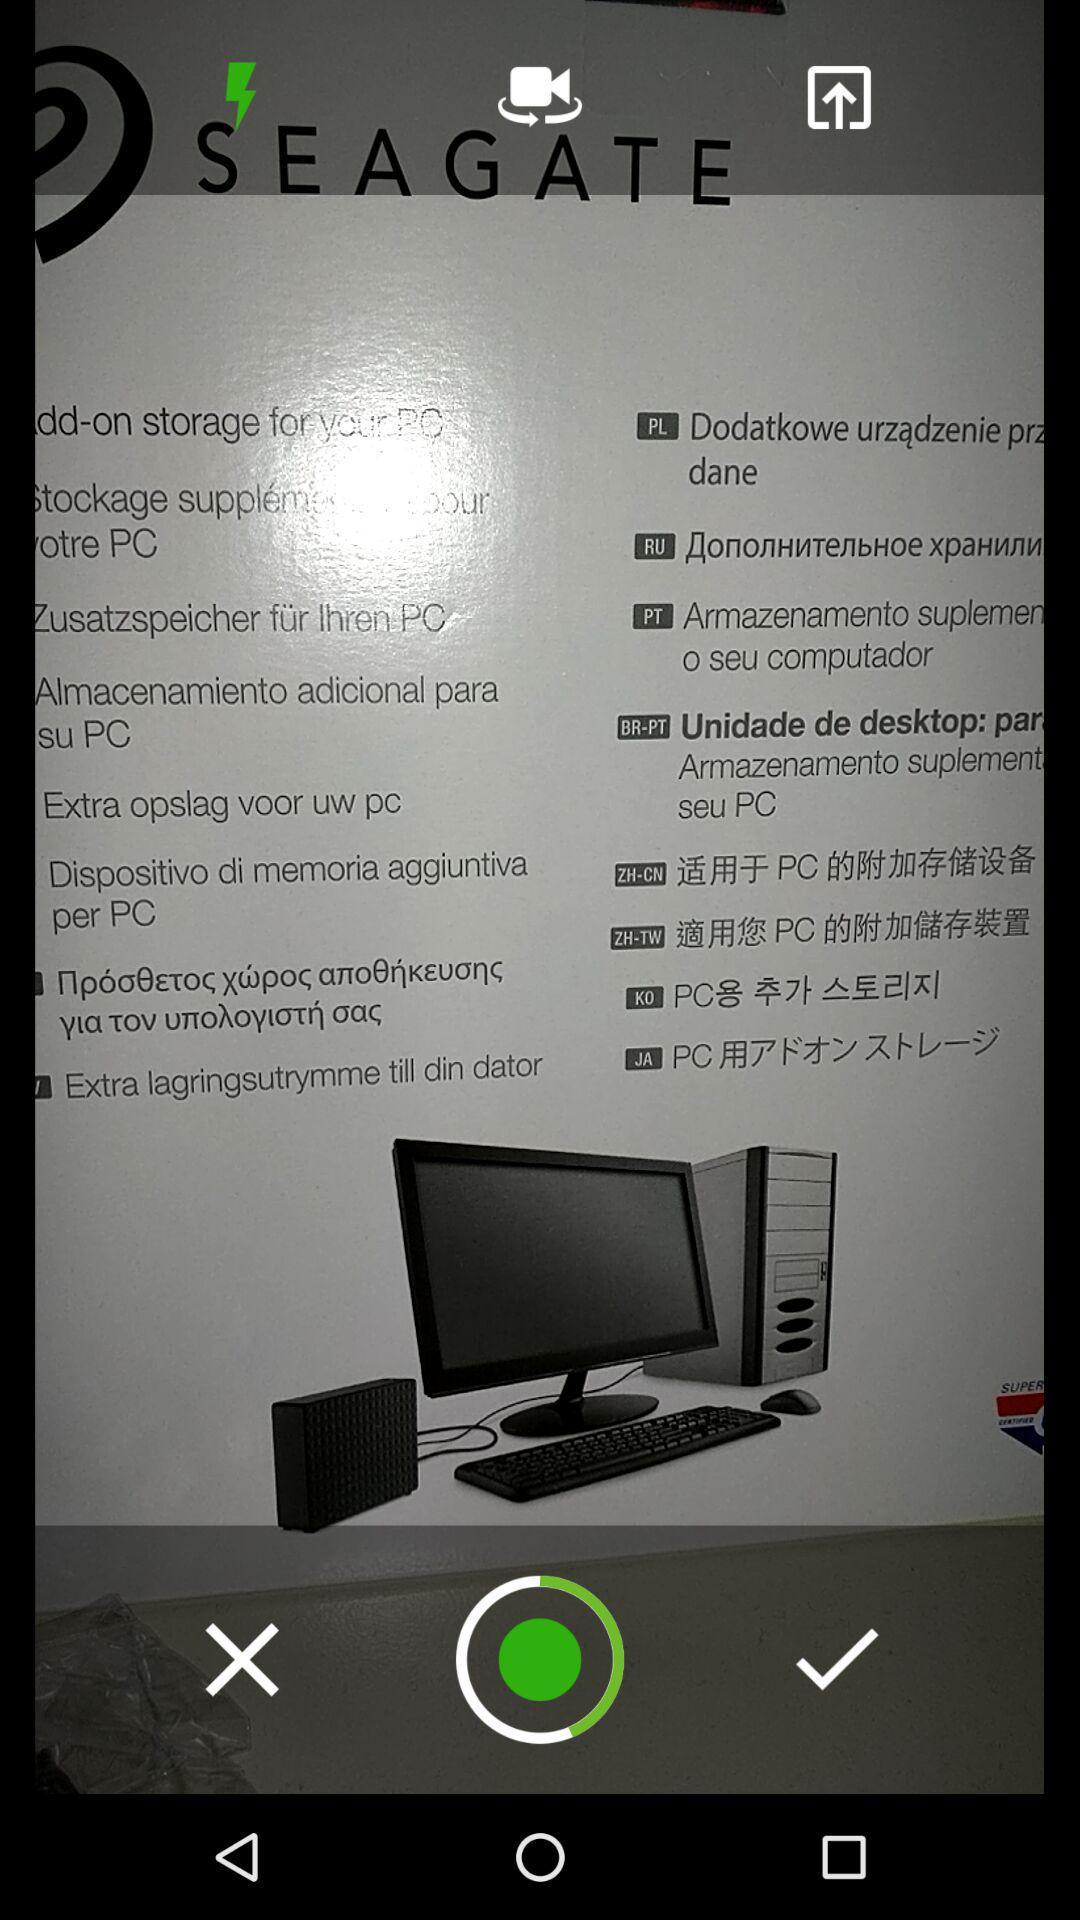 This screenshot has width=1080, height=1920. I want to click on loading, so click(540, 1659).